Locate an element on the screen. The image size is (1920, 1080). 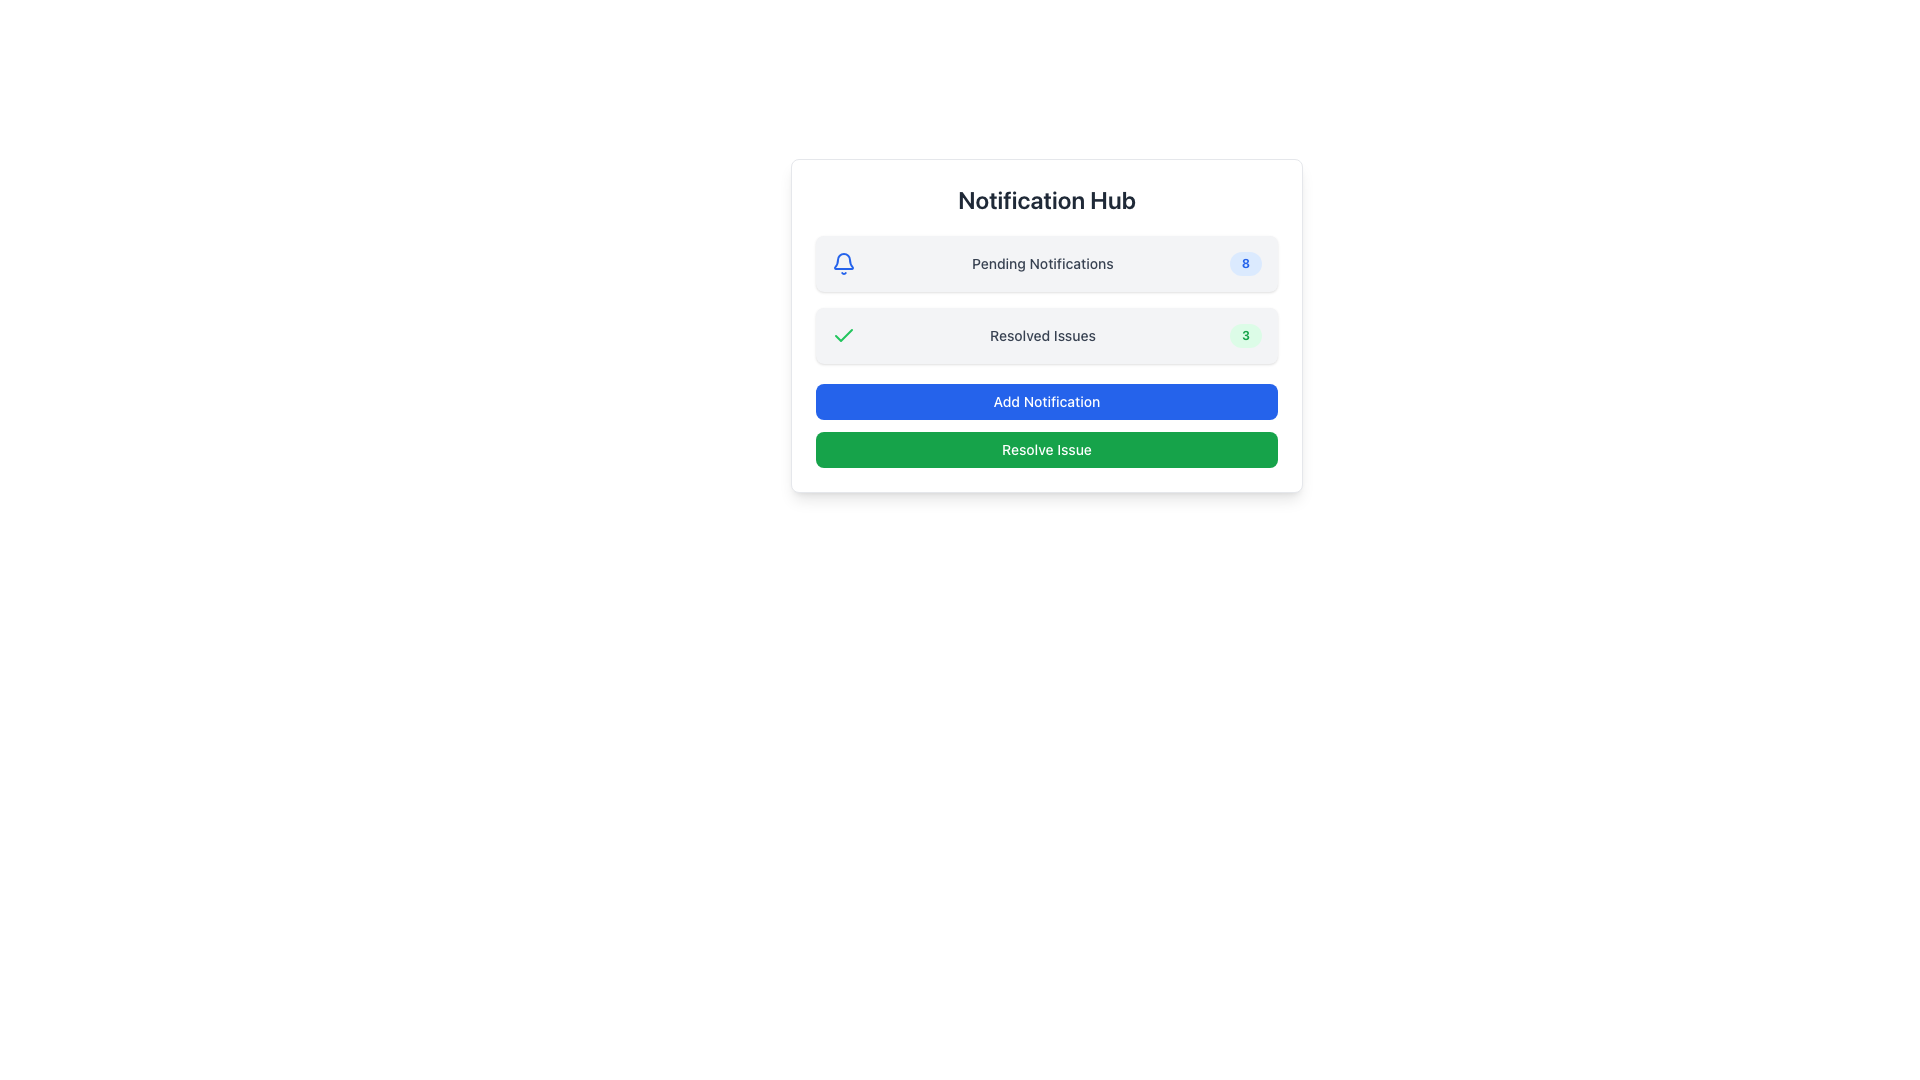
the green checkmark icon within the 'Resolved Issues 3' button area, which indicates resolved issues is located at coordinates (844, 334).